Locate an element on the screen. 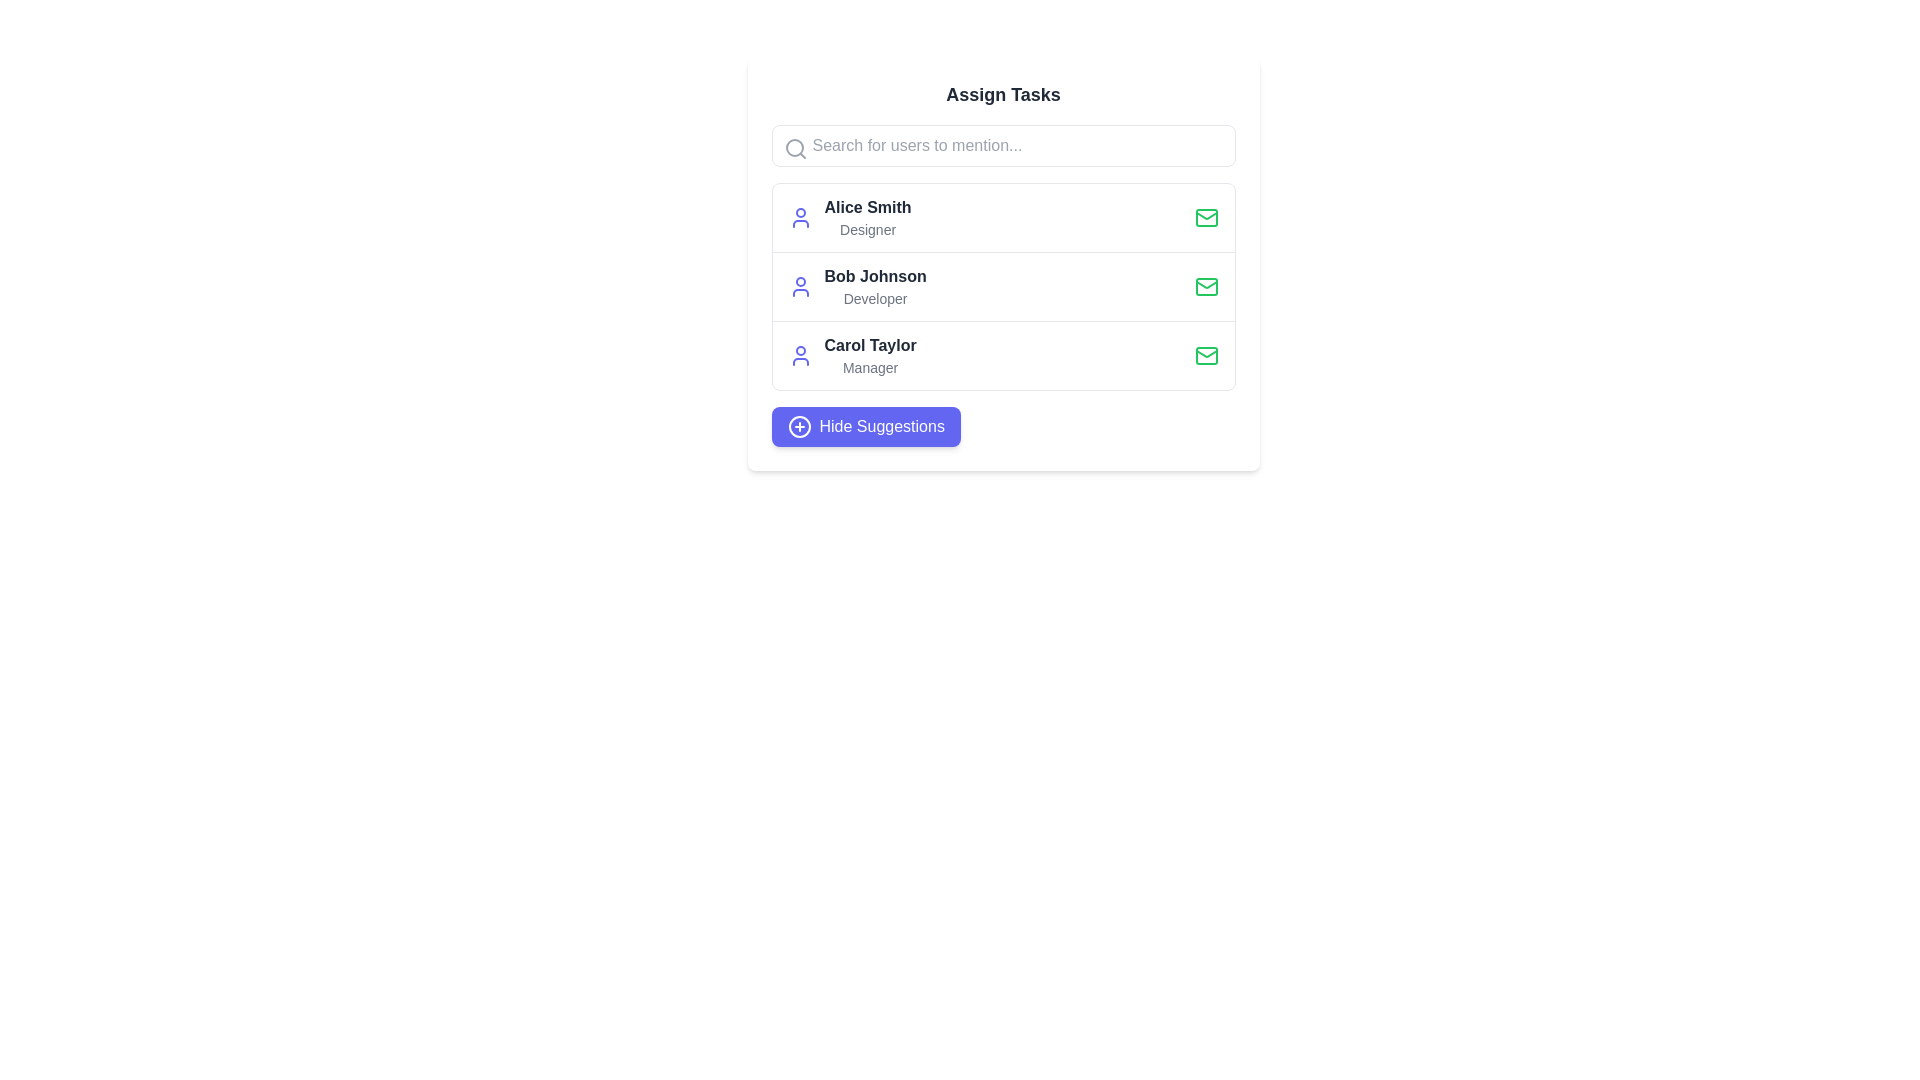  the static text label displaying 'Alice Smith', which is in a bold dark gray font and located at the top left of the first user's information card is located at coordinates (868, 208).